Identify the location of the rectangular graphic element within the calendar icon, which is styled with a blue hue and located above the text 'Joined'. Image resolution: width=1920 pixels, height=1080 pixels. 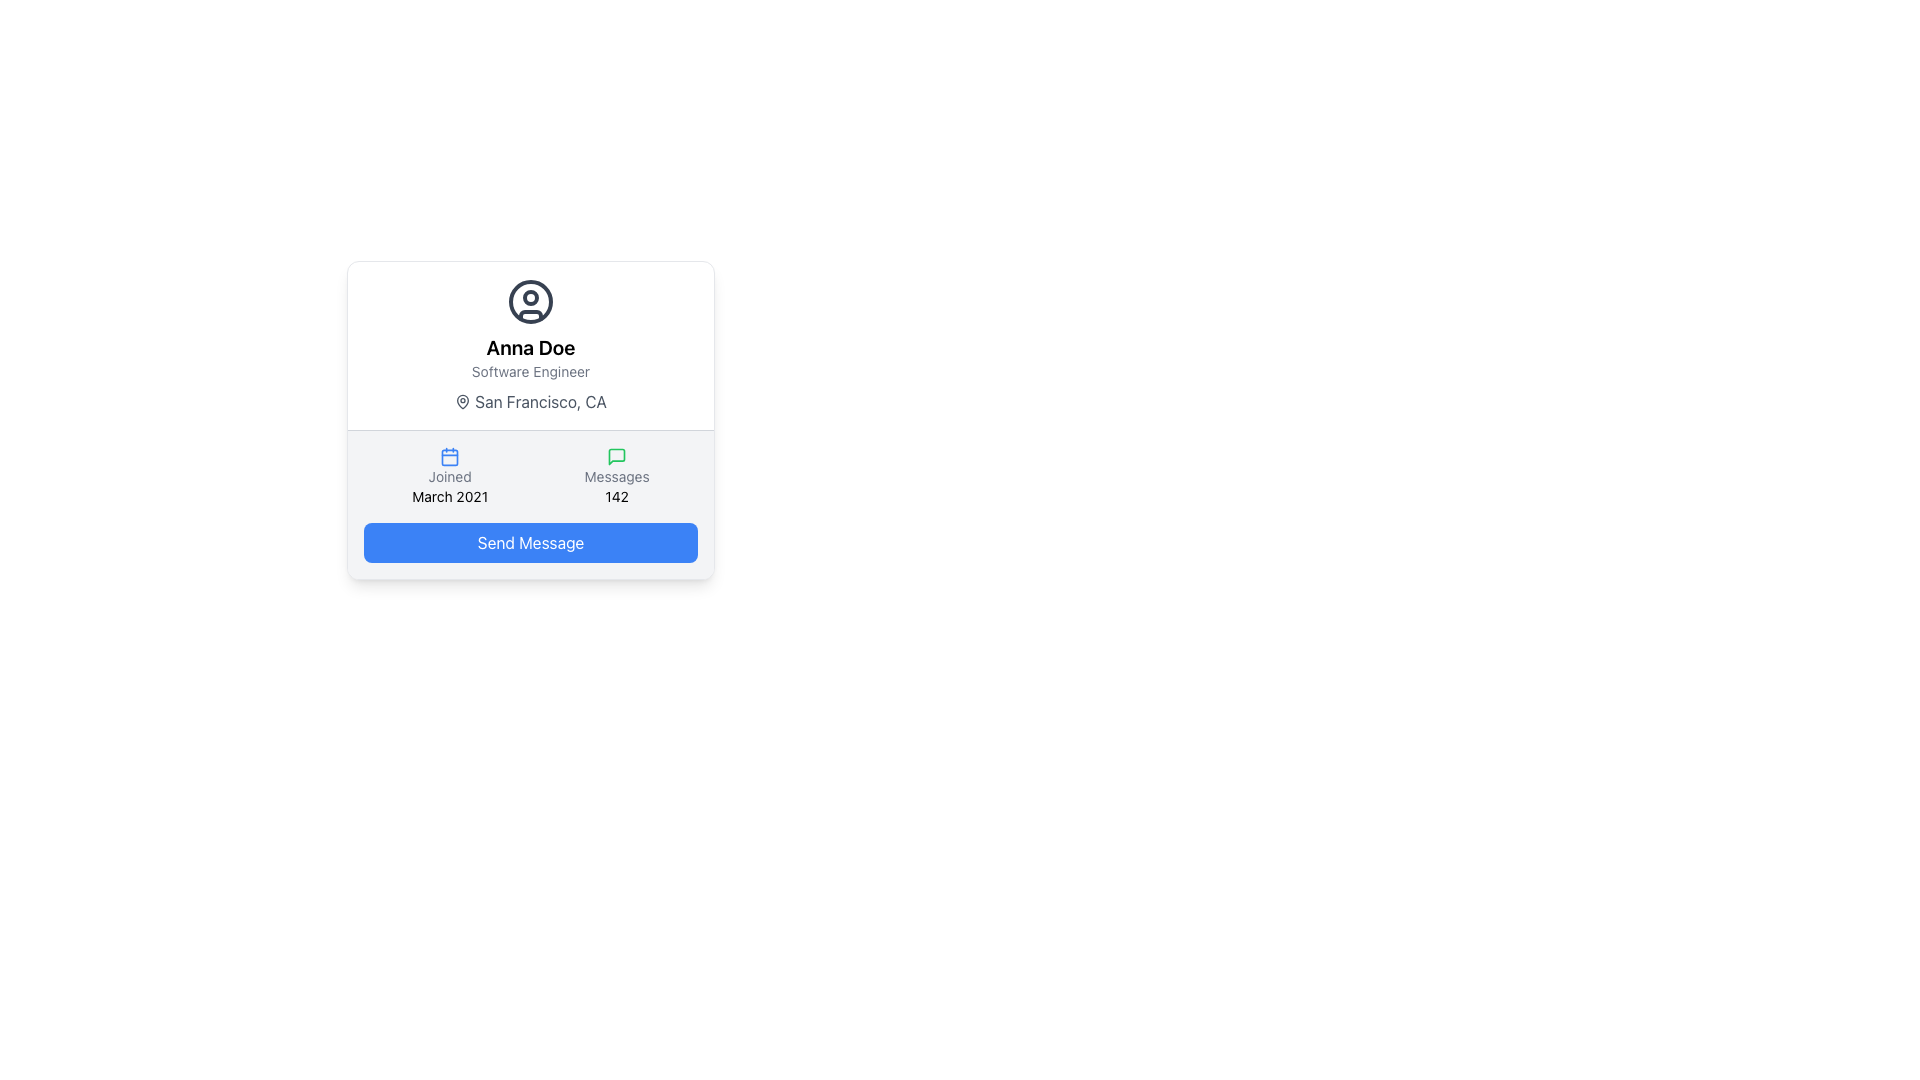
(449, 457).